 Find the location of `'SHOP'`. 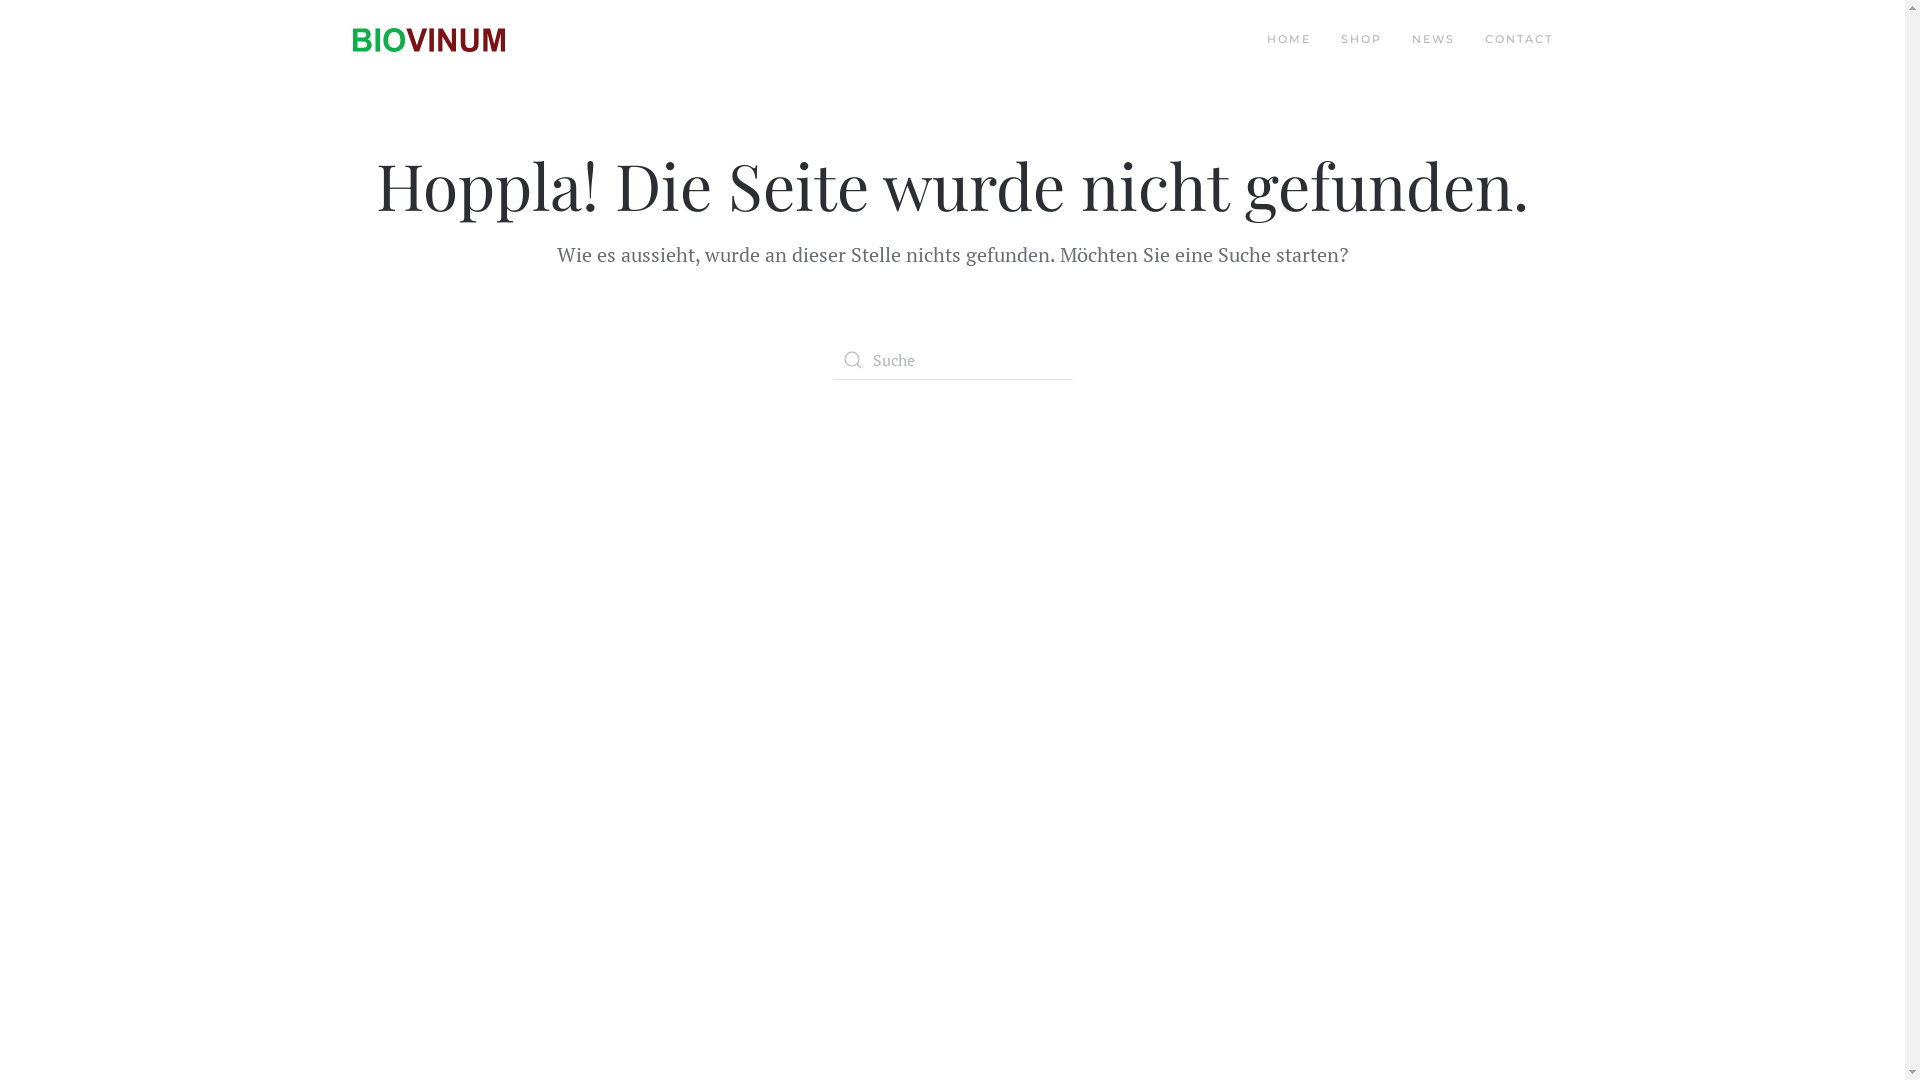

'SHOP' is located at coordinates (1339, 39).